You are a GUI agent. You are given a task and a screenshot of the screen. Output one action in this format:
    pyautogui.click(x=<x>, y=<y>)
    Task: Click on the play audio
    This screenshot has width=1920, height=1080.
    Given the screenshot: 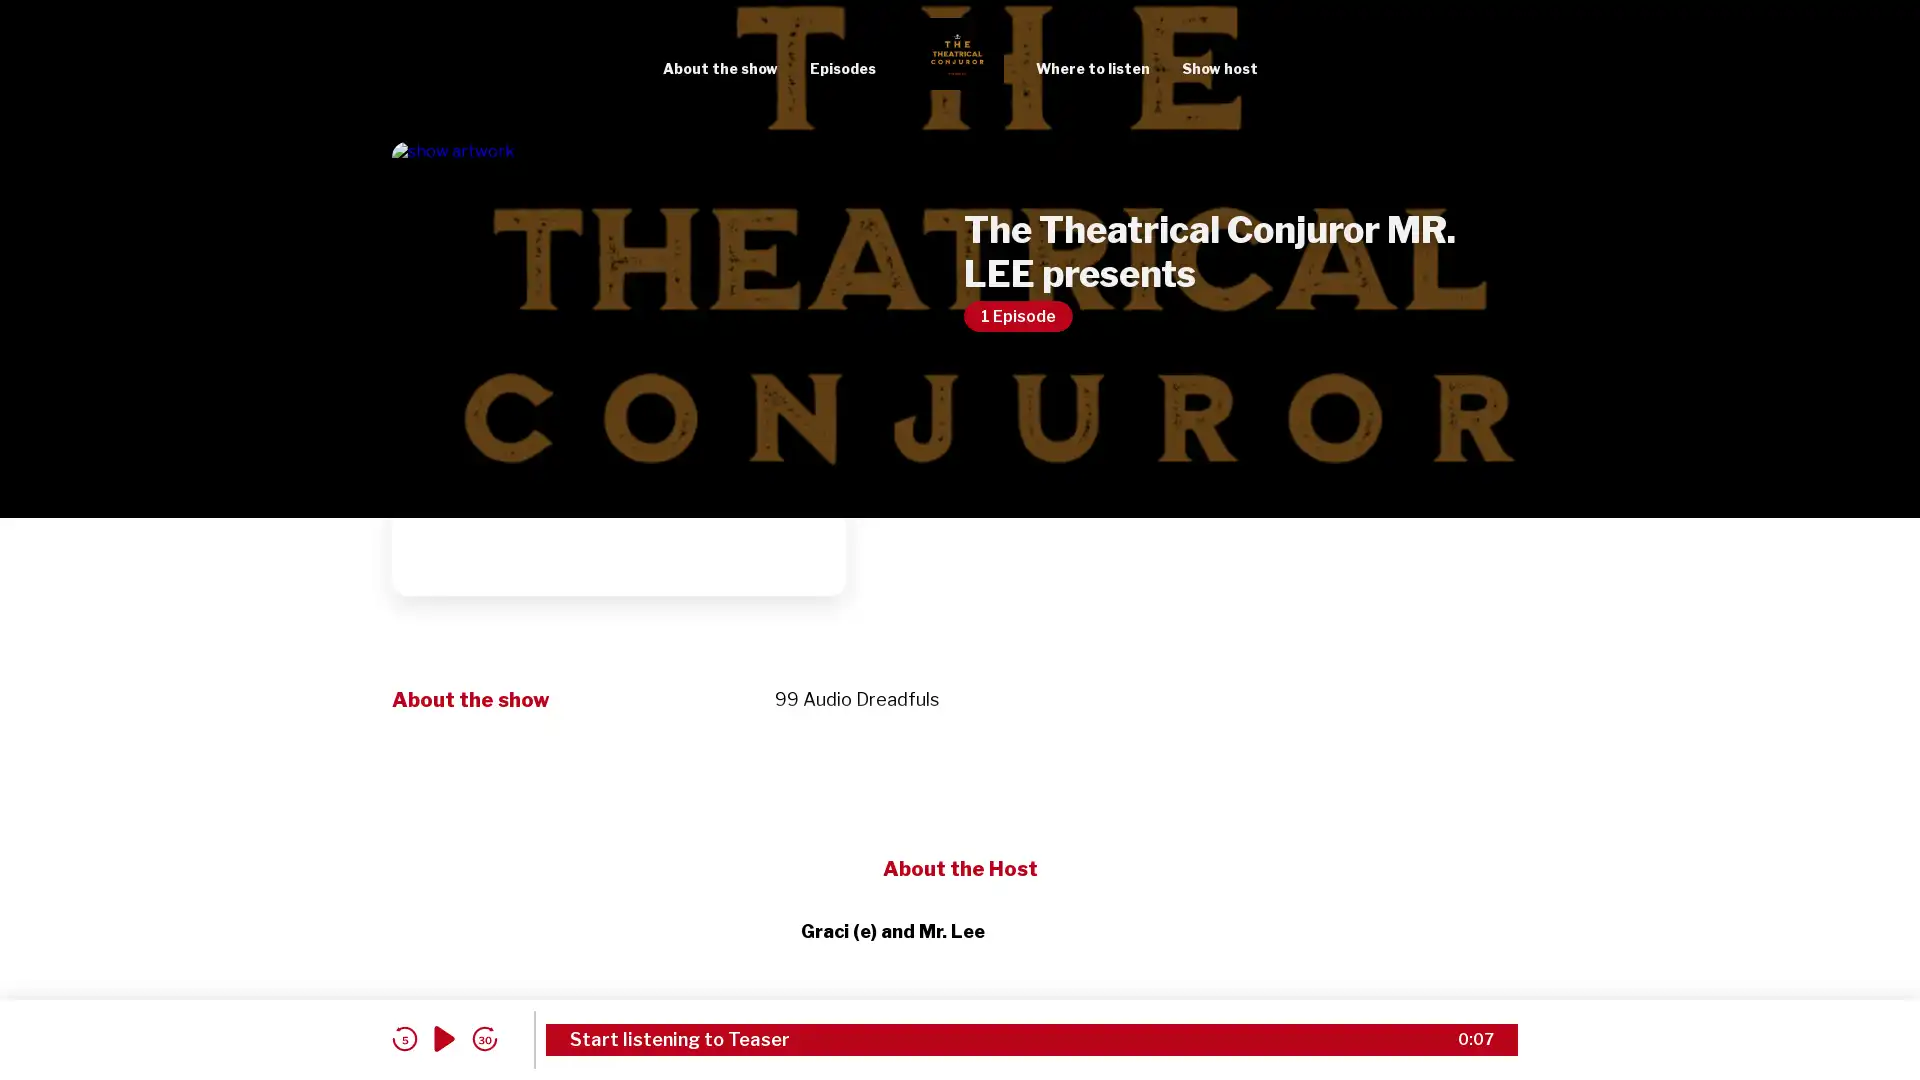 What is the action you would take?
    pyautogui.click(x=444, y=1038)
    